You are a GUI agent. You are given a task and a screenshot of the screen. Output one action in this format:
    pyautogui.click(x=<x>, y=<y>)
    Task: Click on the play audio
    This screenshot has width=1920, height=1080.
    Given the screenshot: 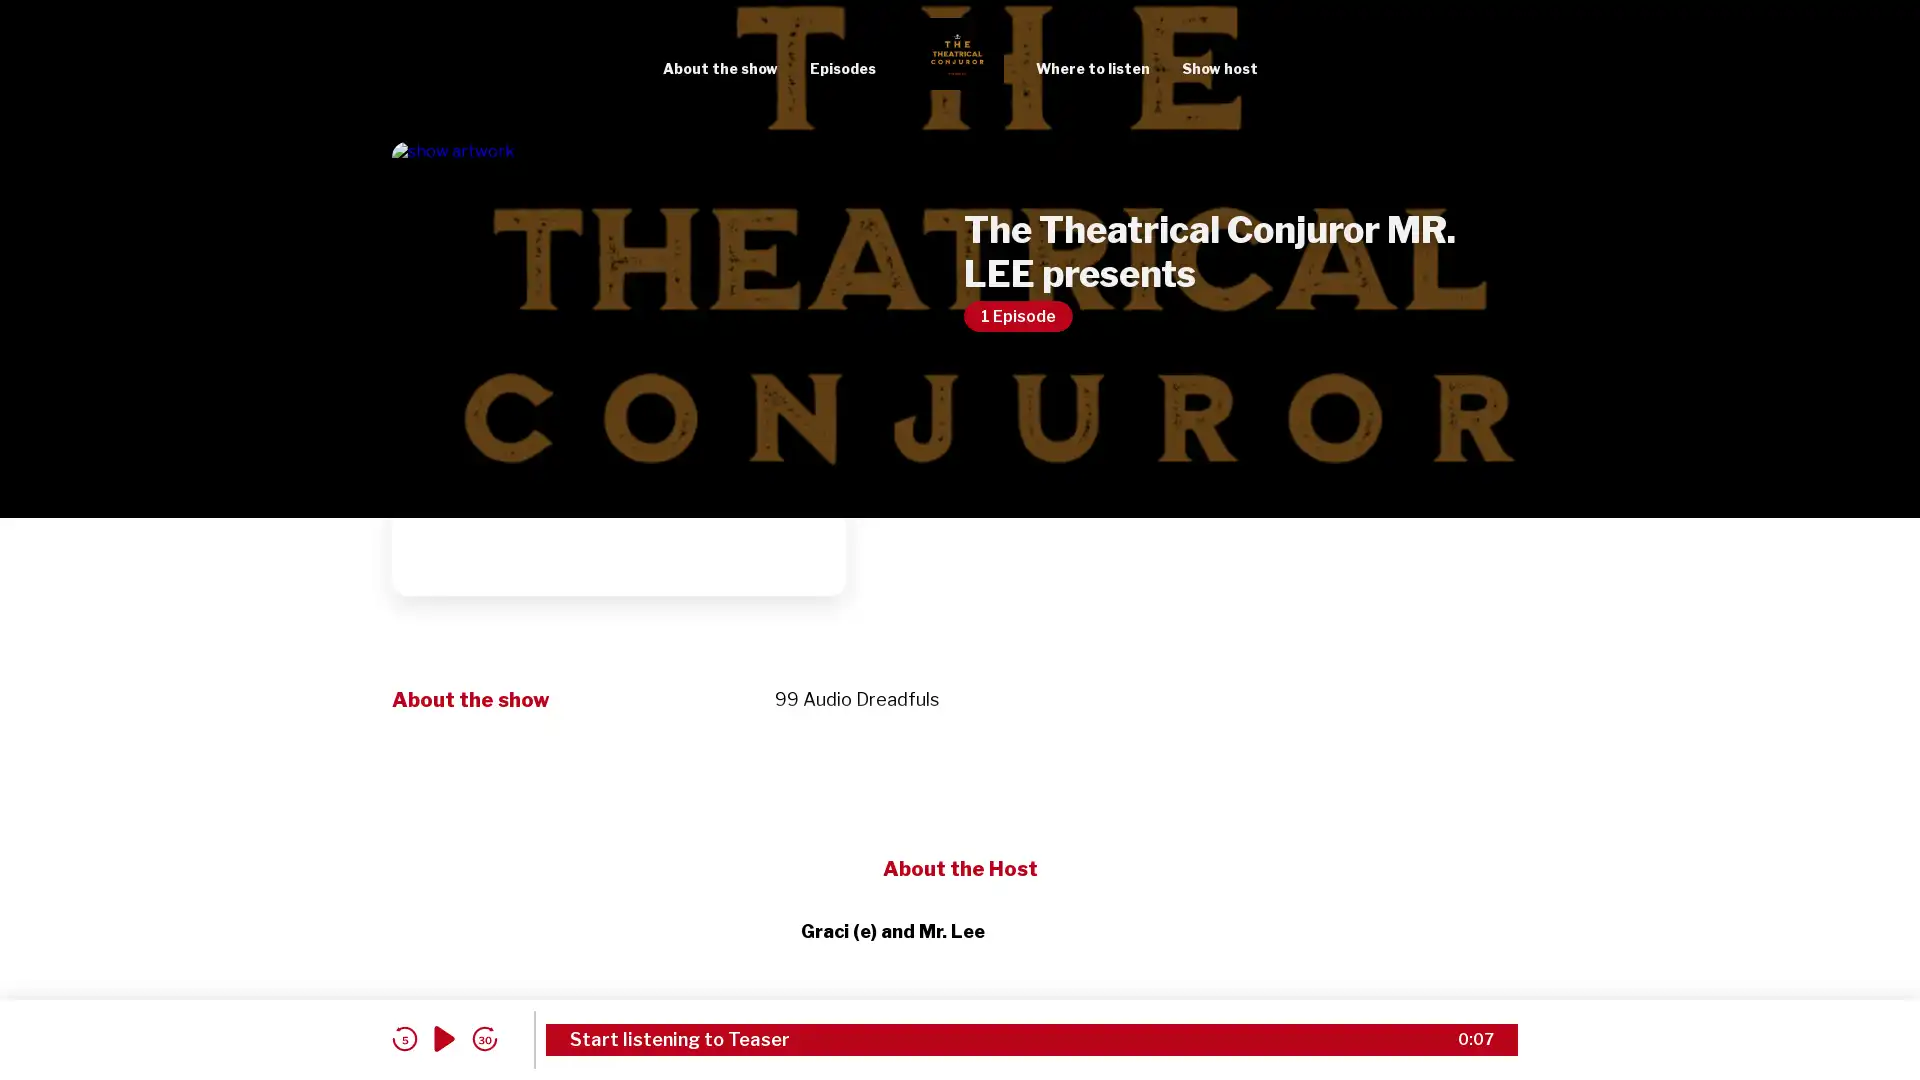 What is the action you would take?
    pyautogui.click(x=444, y=1038)
    